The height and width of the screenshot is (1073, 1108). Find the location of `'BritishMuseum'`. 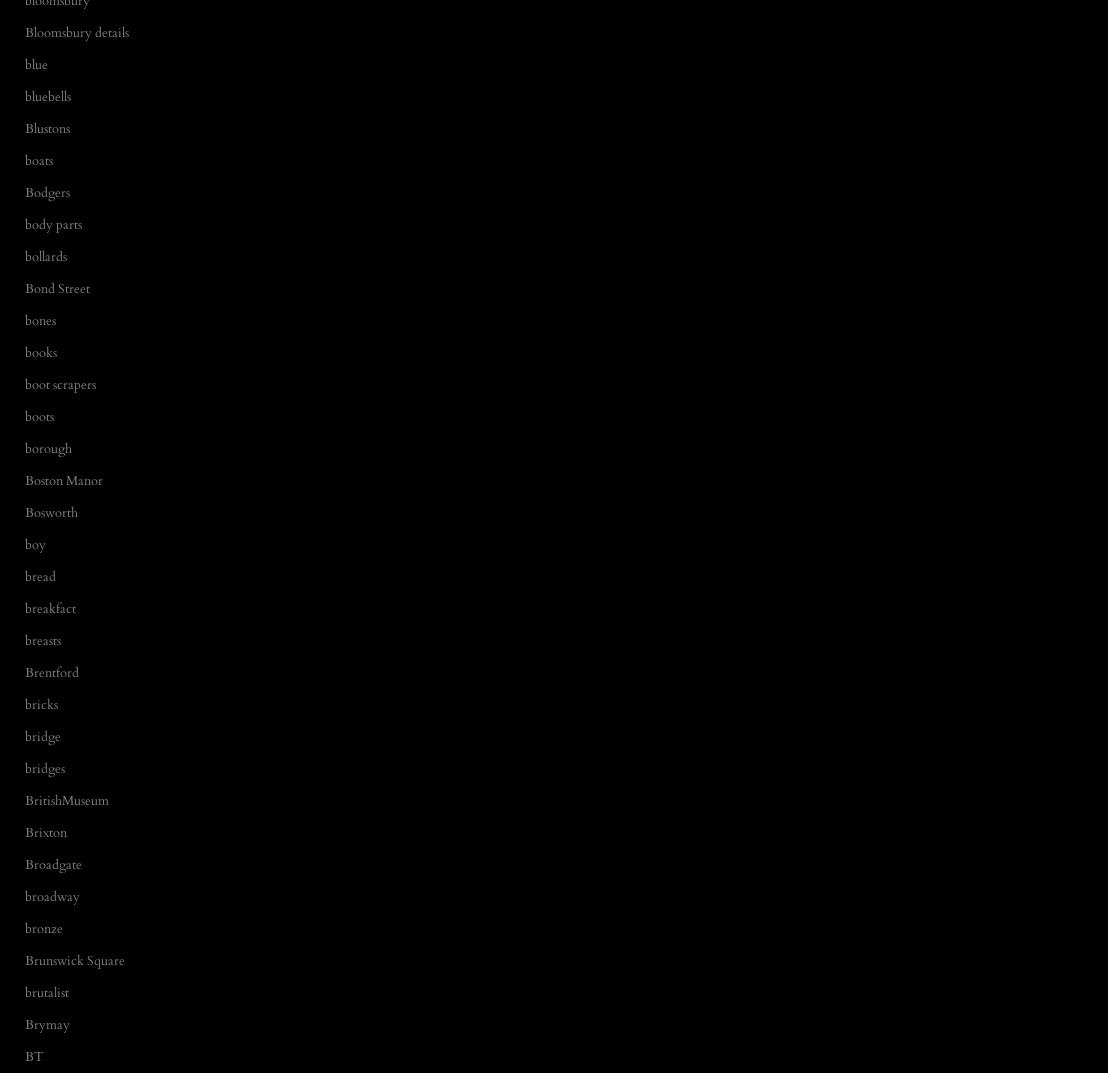

'BritishMuseum' is located at coordinates (66, 800).